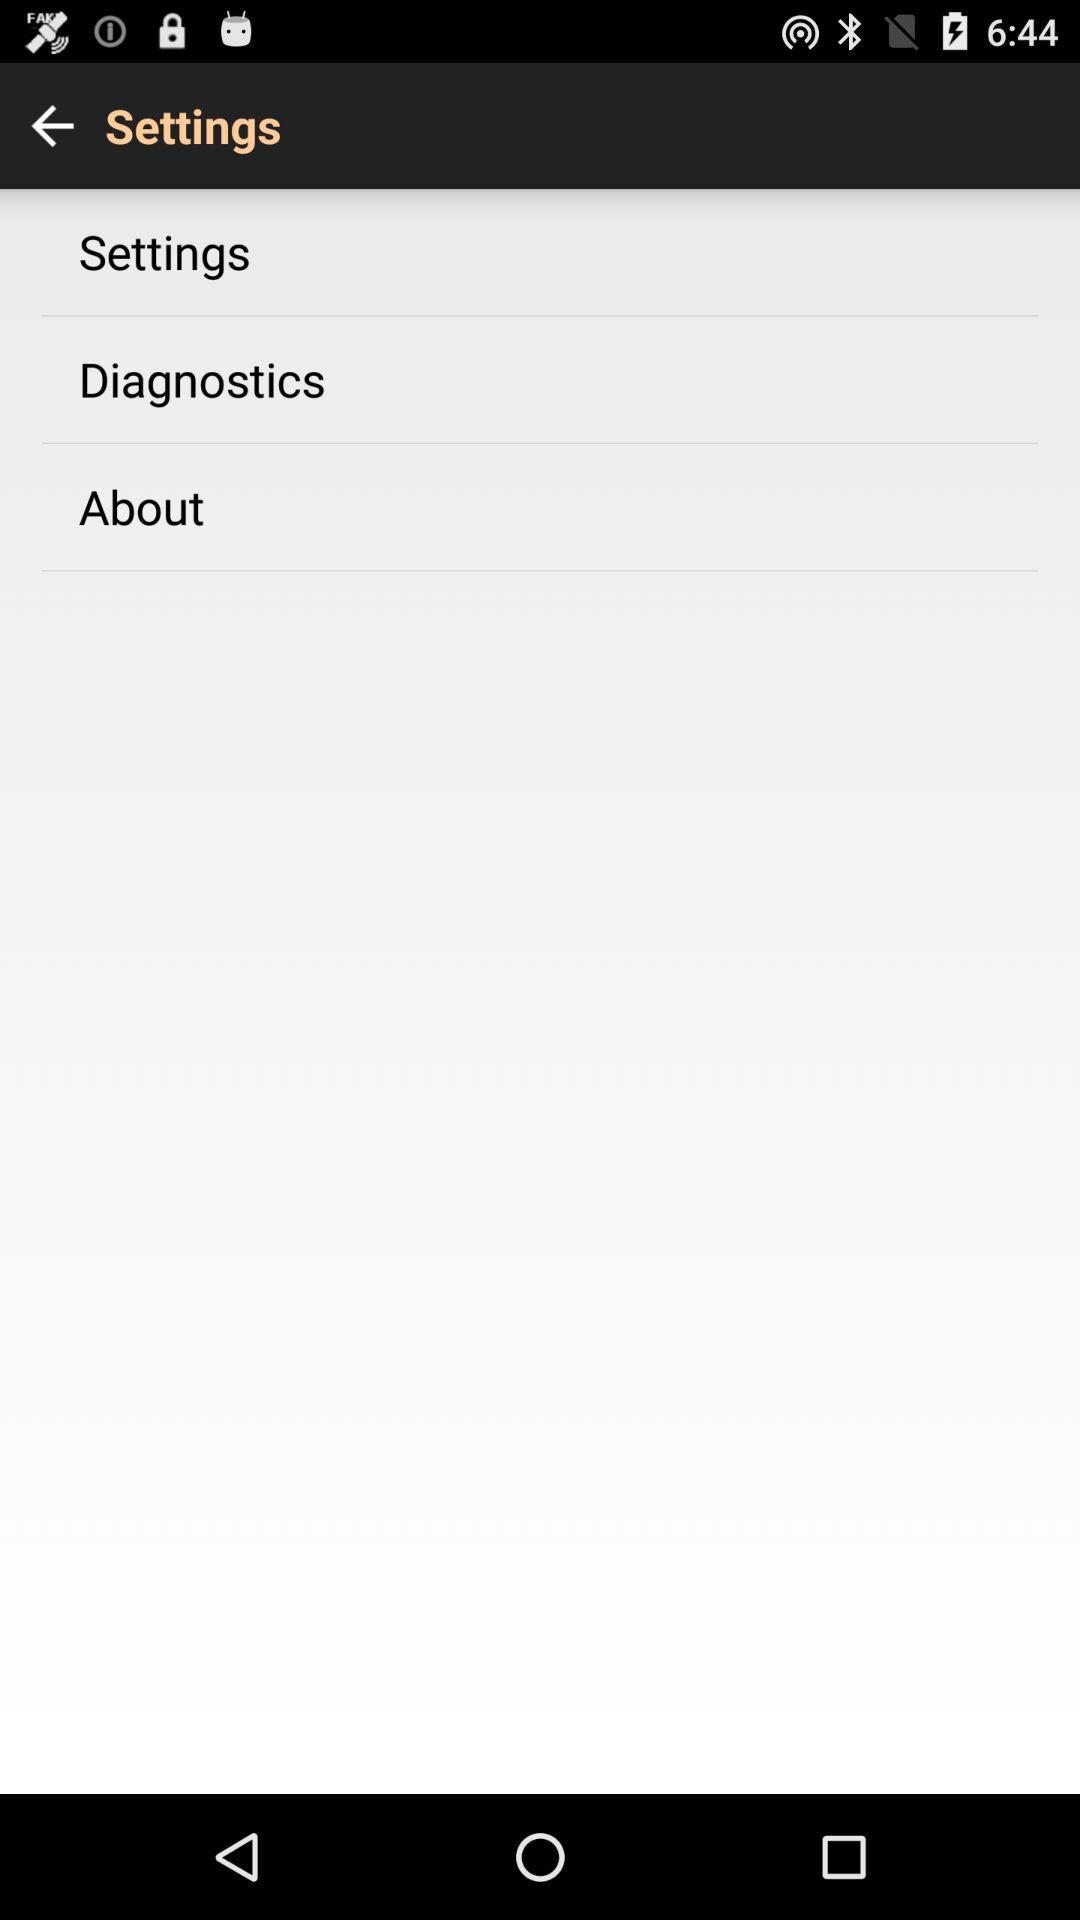 This screenshot has width=1080, height=1920. What do you see at coordinates (202, 379) in the screenshot?
I see `the app above the about` at bounding box center [202, 379].